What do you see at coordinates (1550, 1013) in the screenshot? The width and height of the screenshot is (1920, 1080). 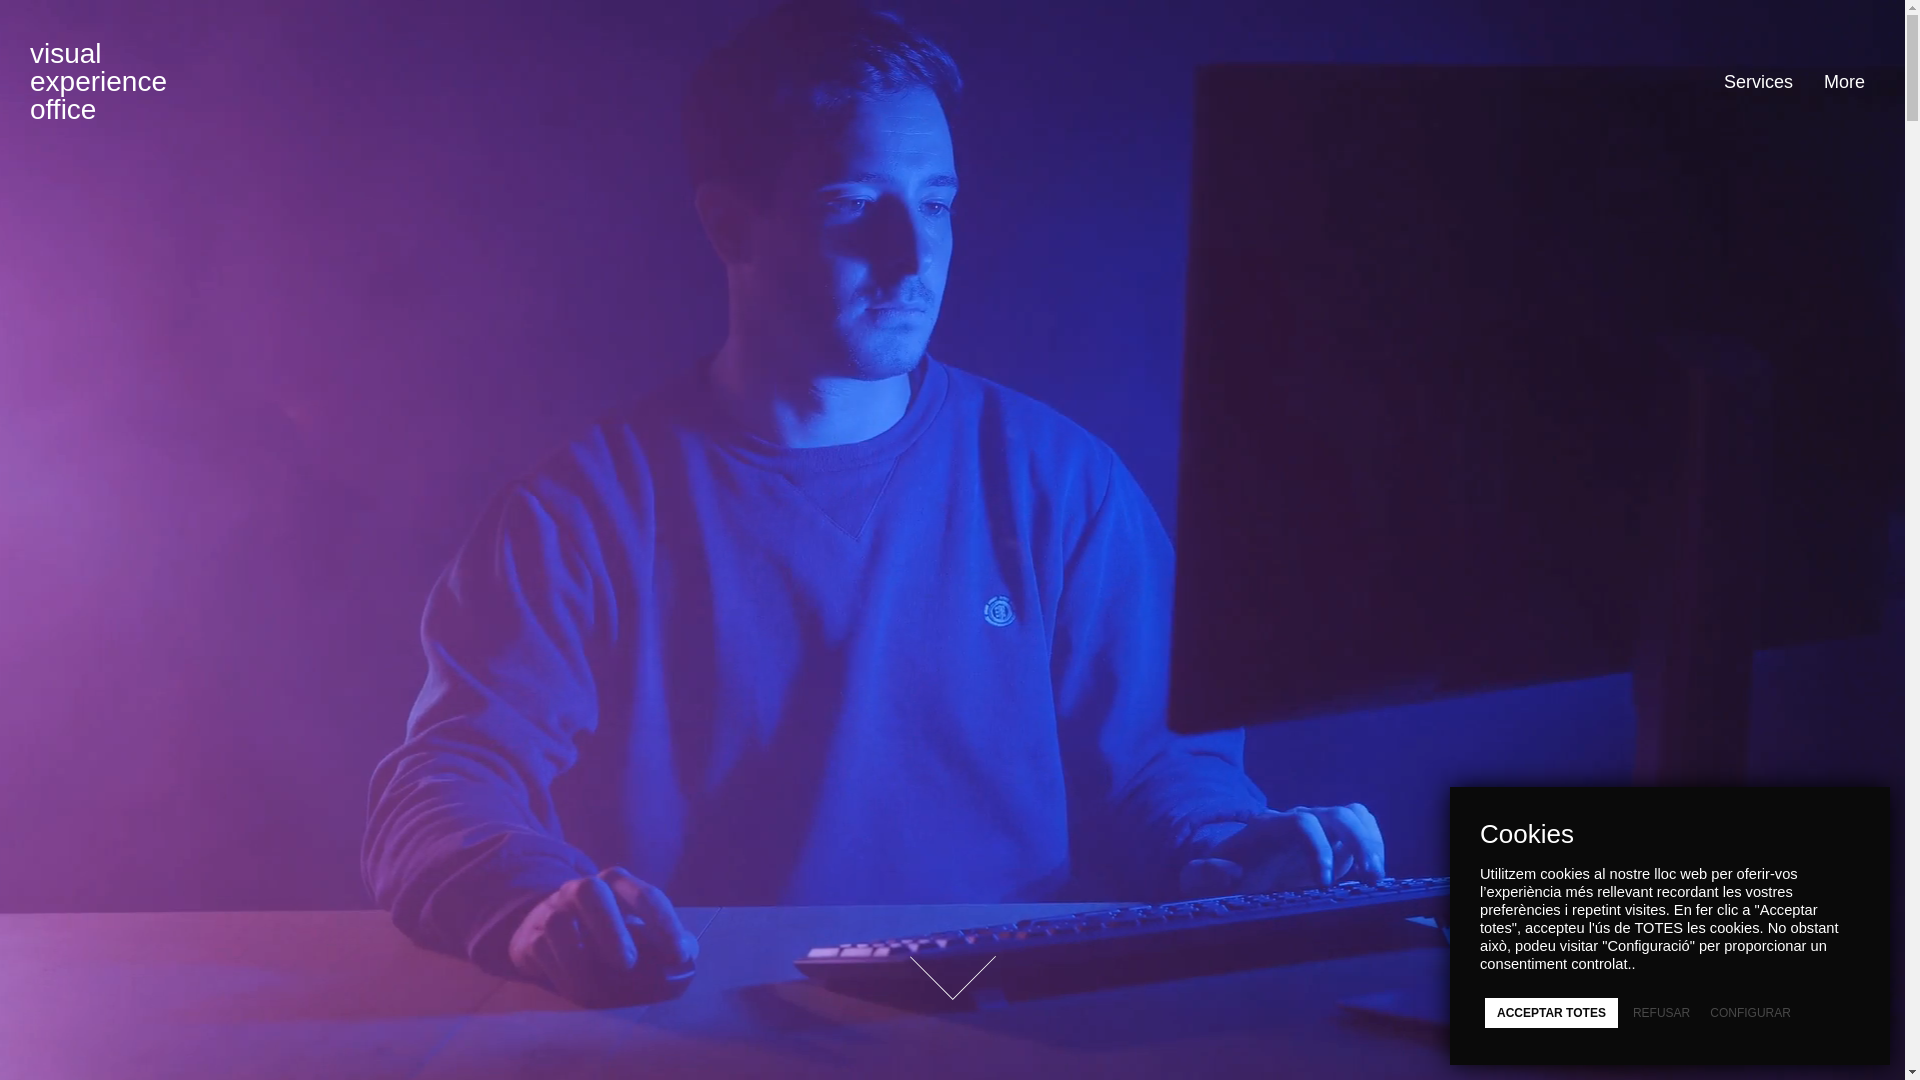 I see `'ACCEPTAR TOTES'` at bounding box center [1550, 1013].